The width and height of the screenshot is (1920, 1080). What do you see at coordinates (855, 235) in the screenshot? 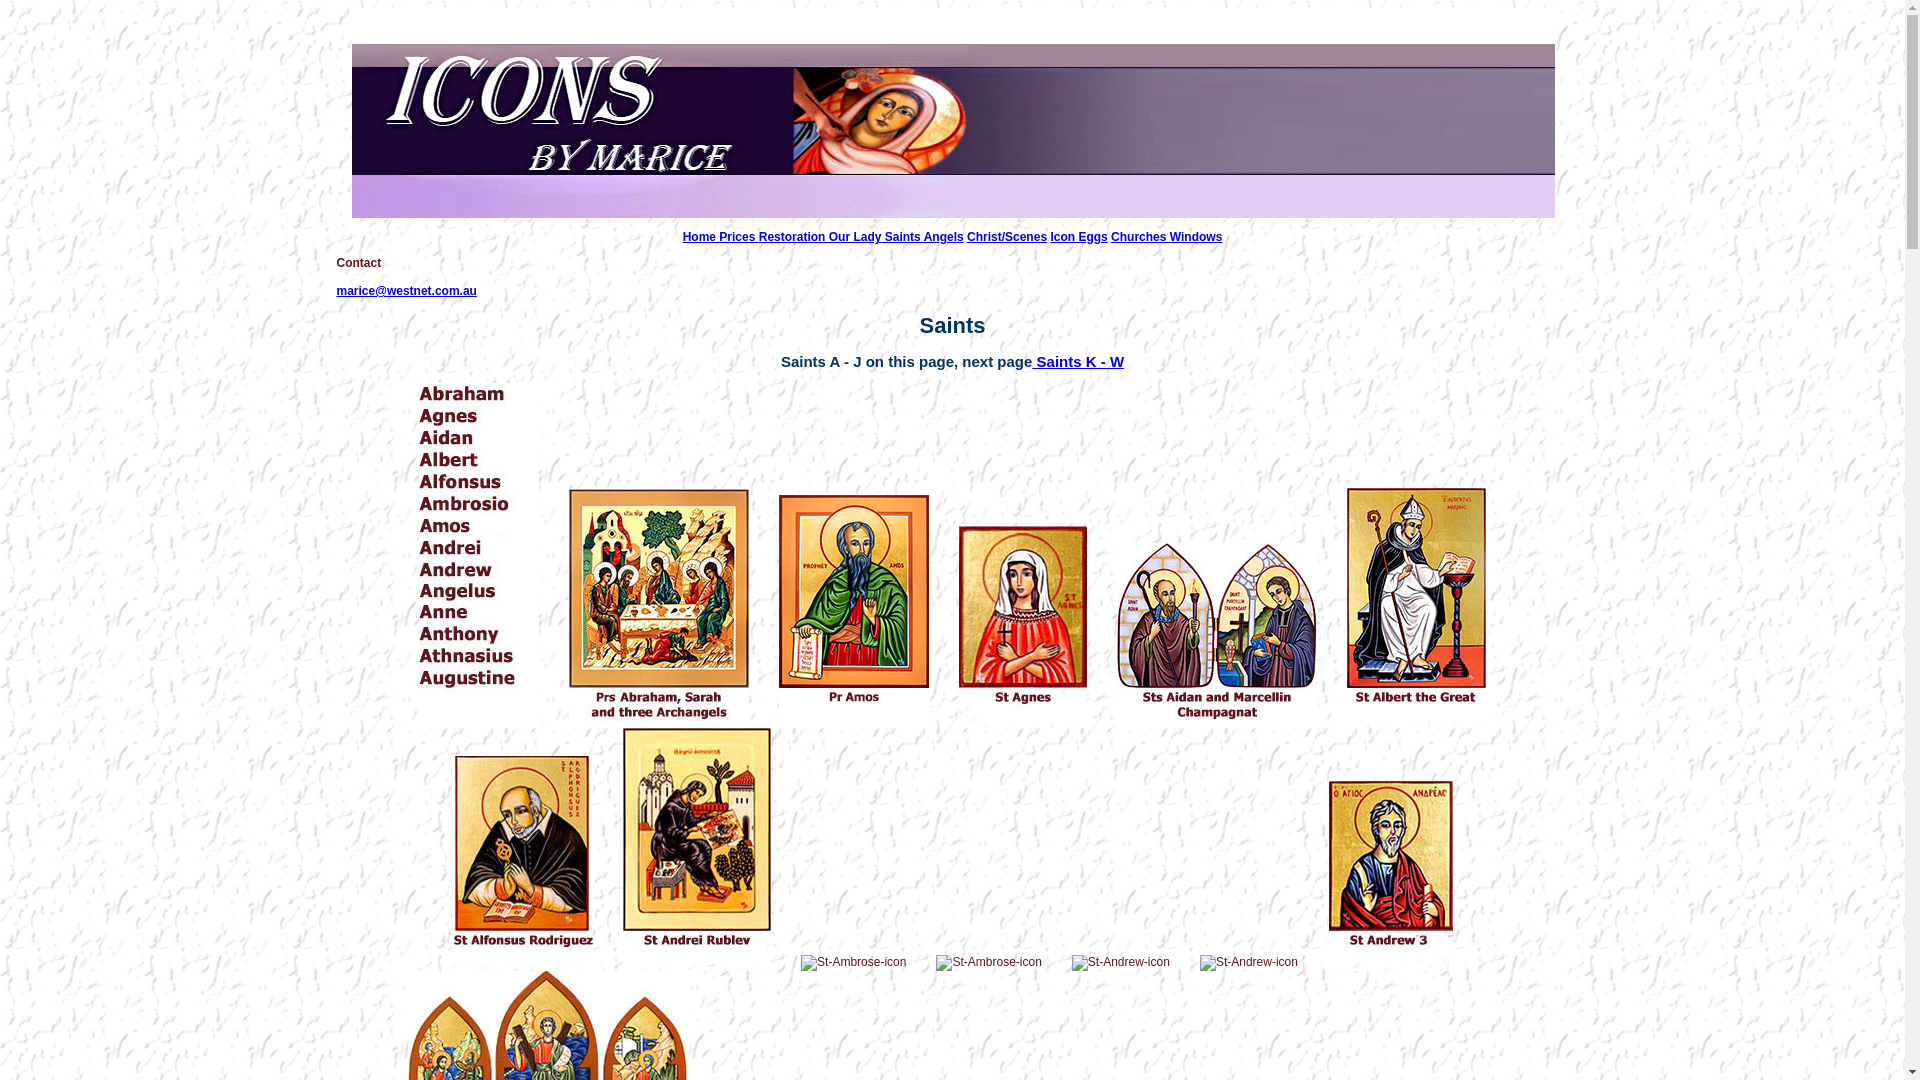
I see `'Our Lady'` at bounding box center [855, 235].